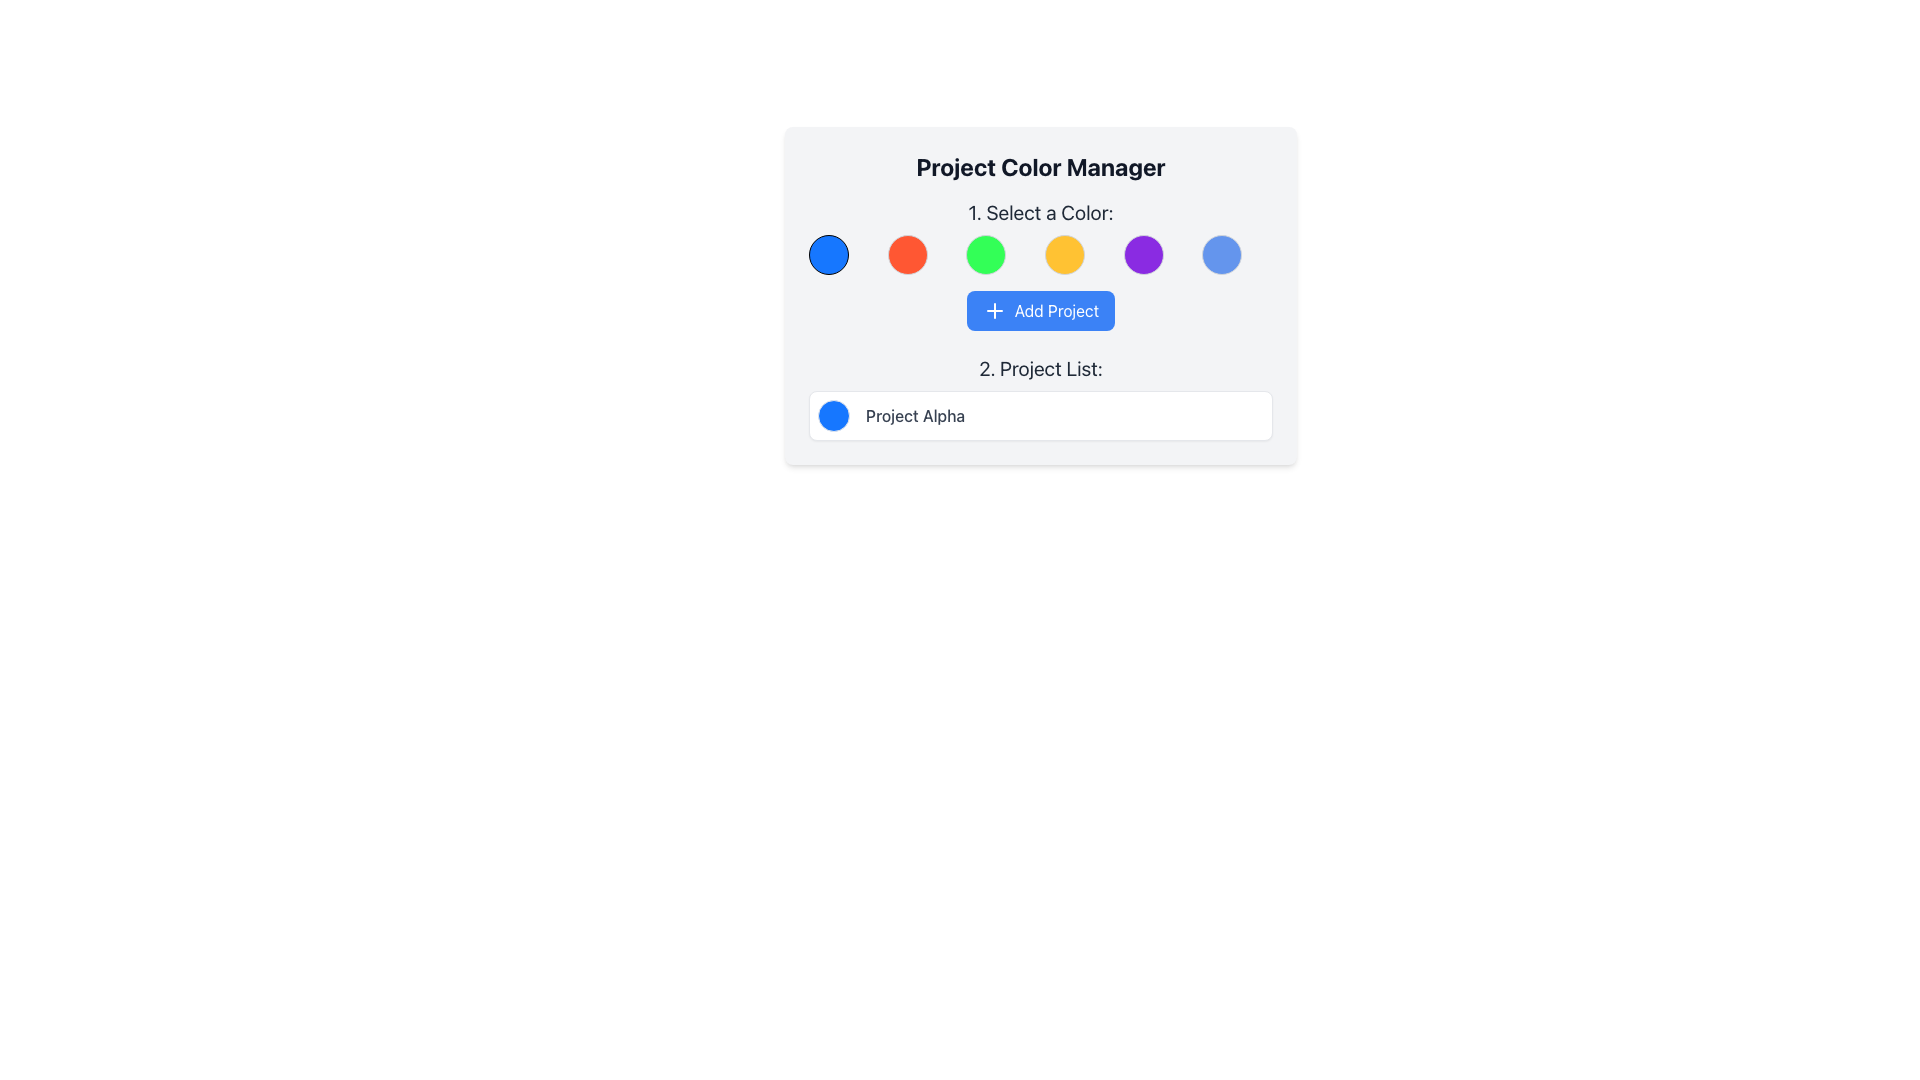 The image size is (1920, 1080). I want to click on the second circular button from the left with a bright orange fill color and a thin gray border in the color selection row, so click(906, 253).